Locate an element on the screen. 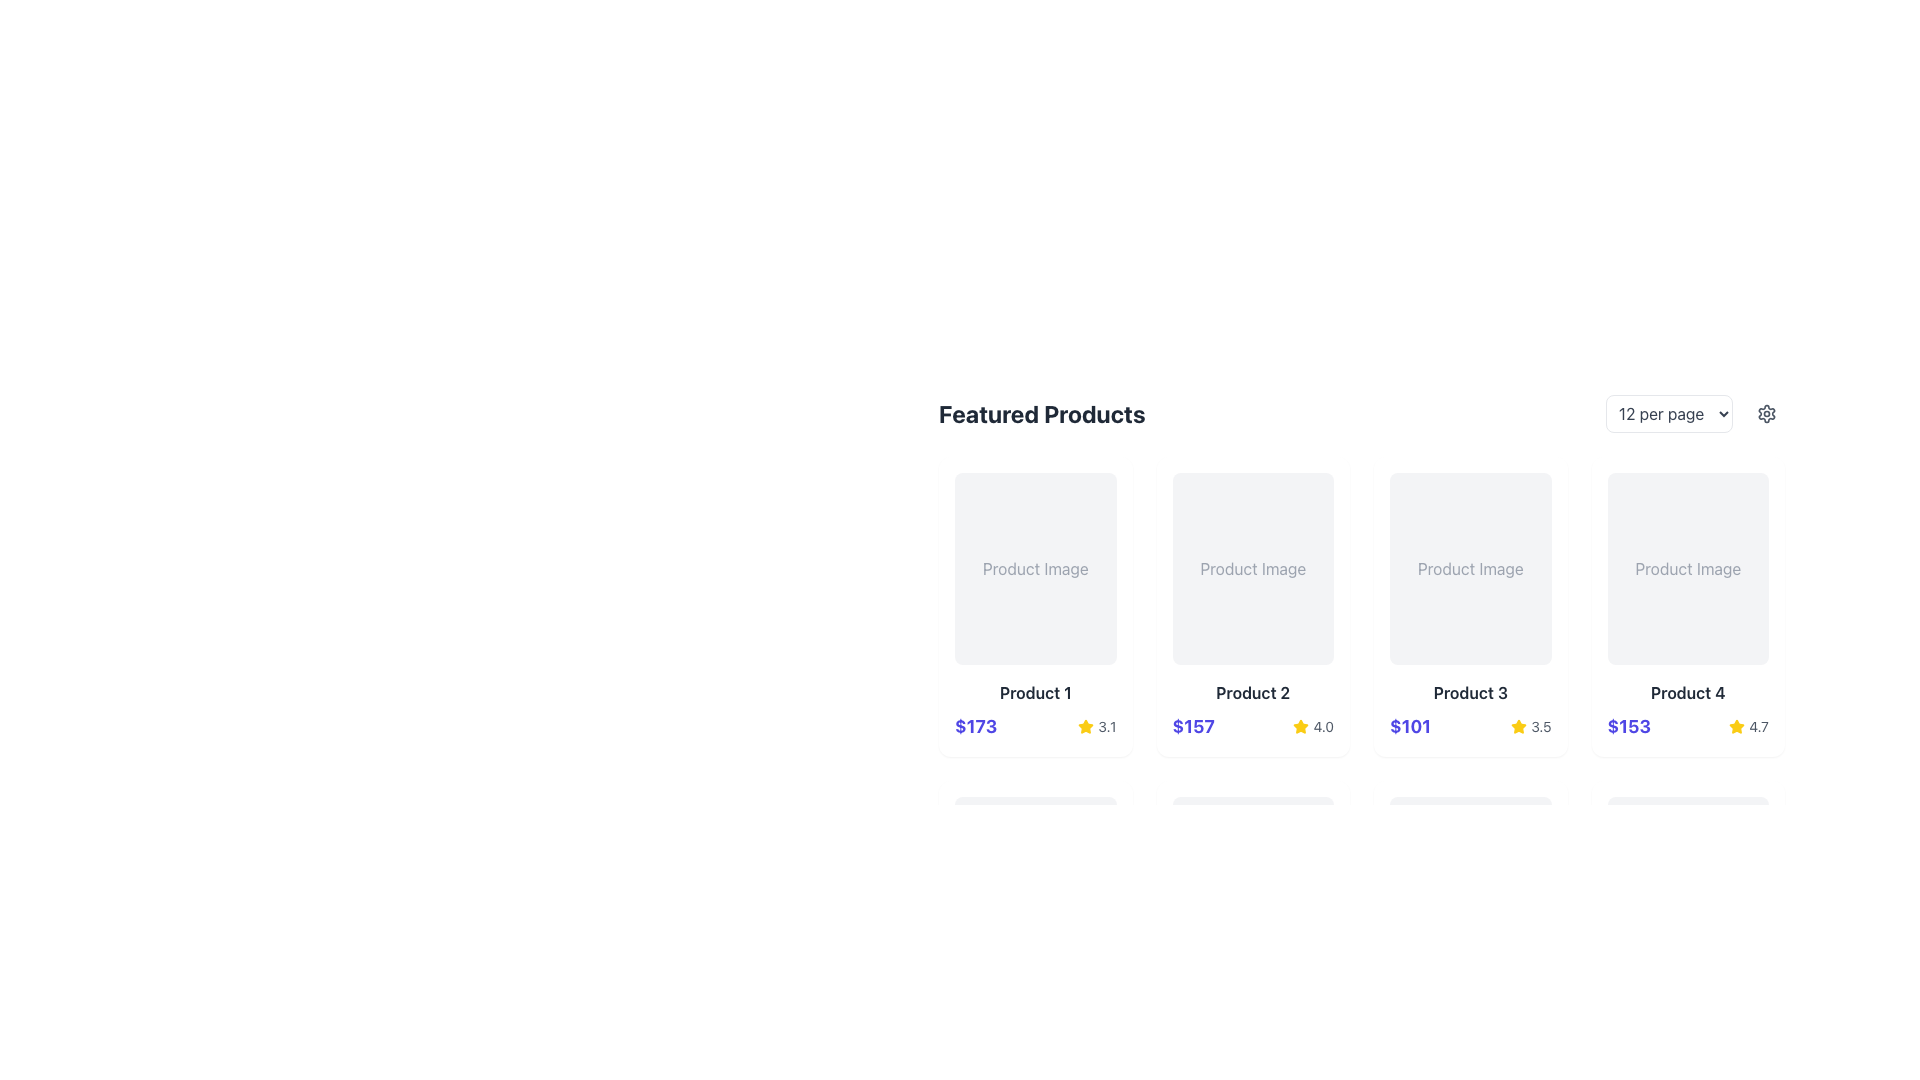  the settings icon located at the top-right corner of the product listings interface is located at coordinates (1766, 412).